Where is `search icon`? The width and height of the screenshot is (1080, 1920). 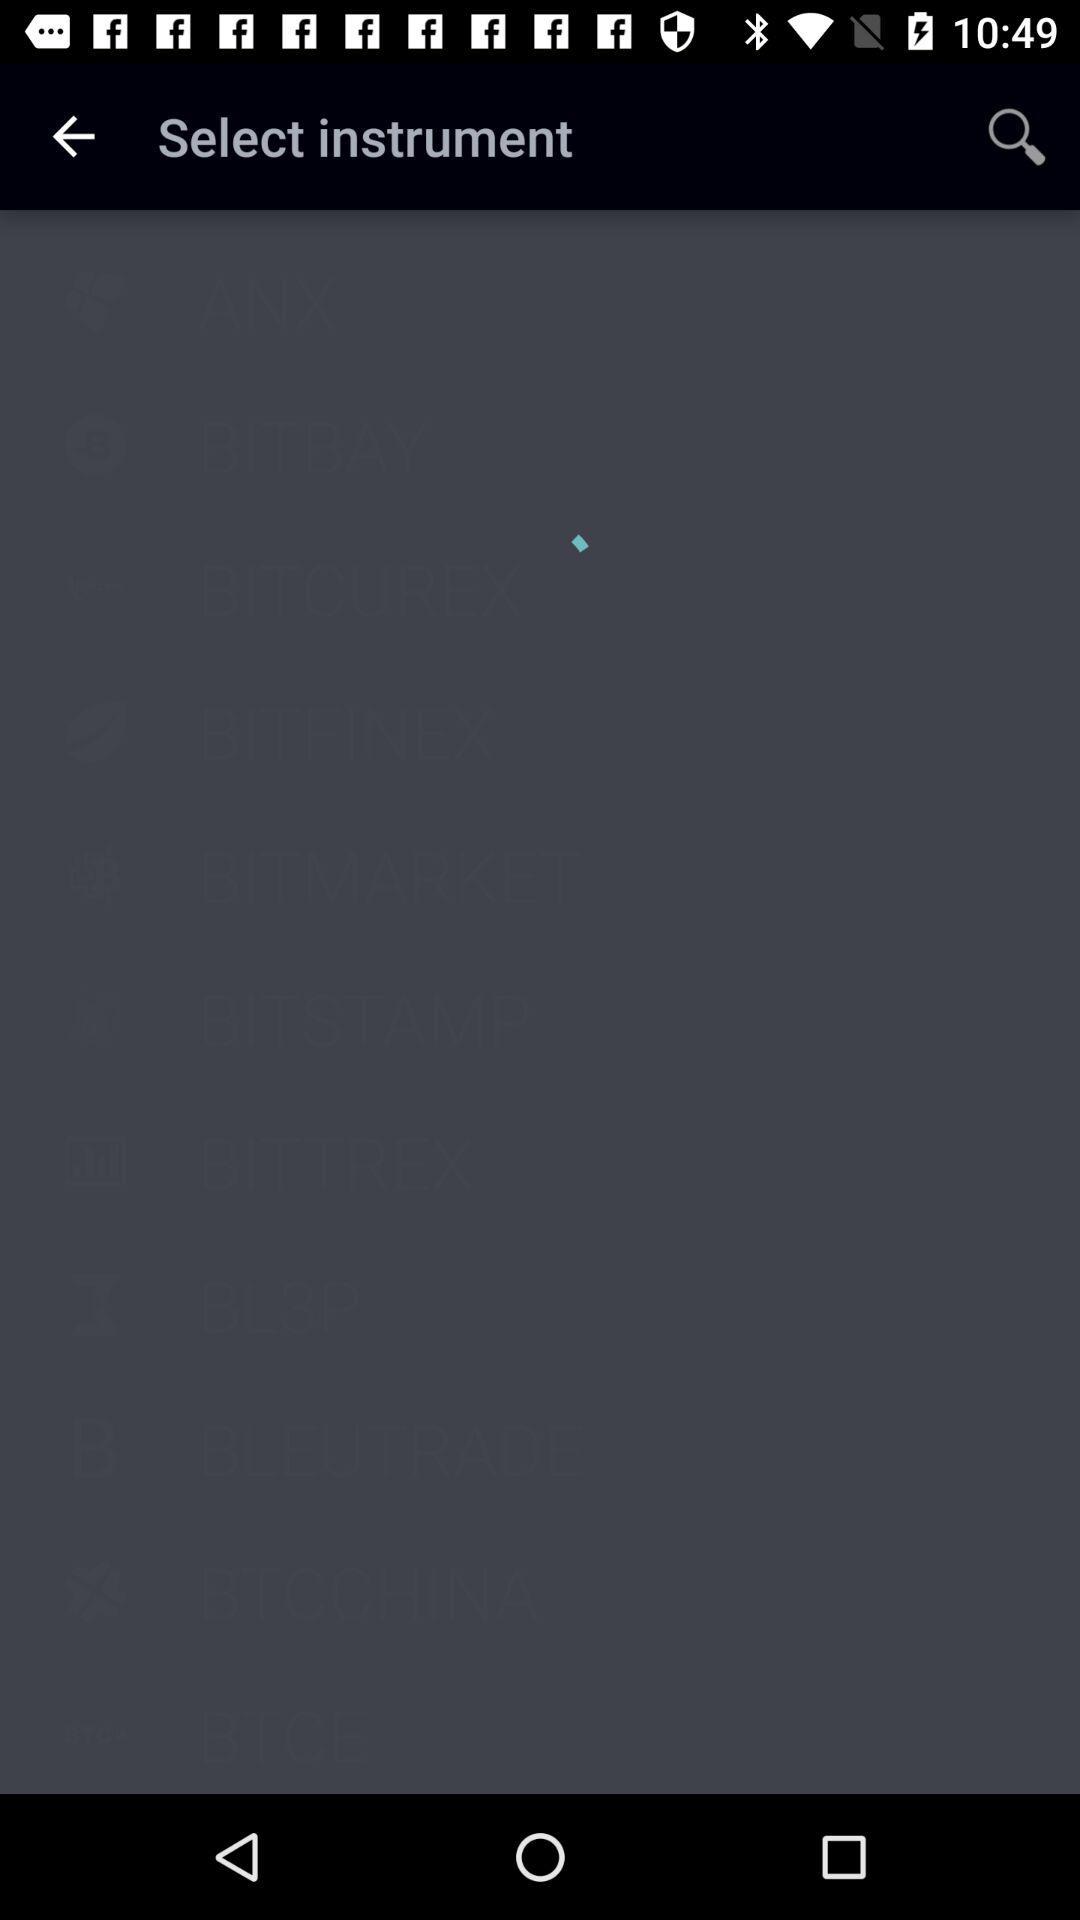 search icon is located at coordinates (1017, 136).